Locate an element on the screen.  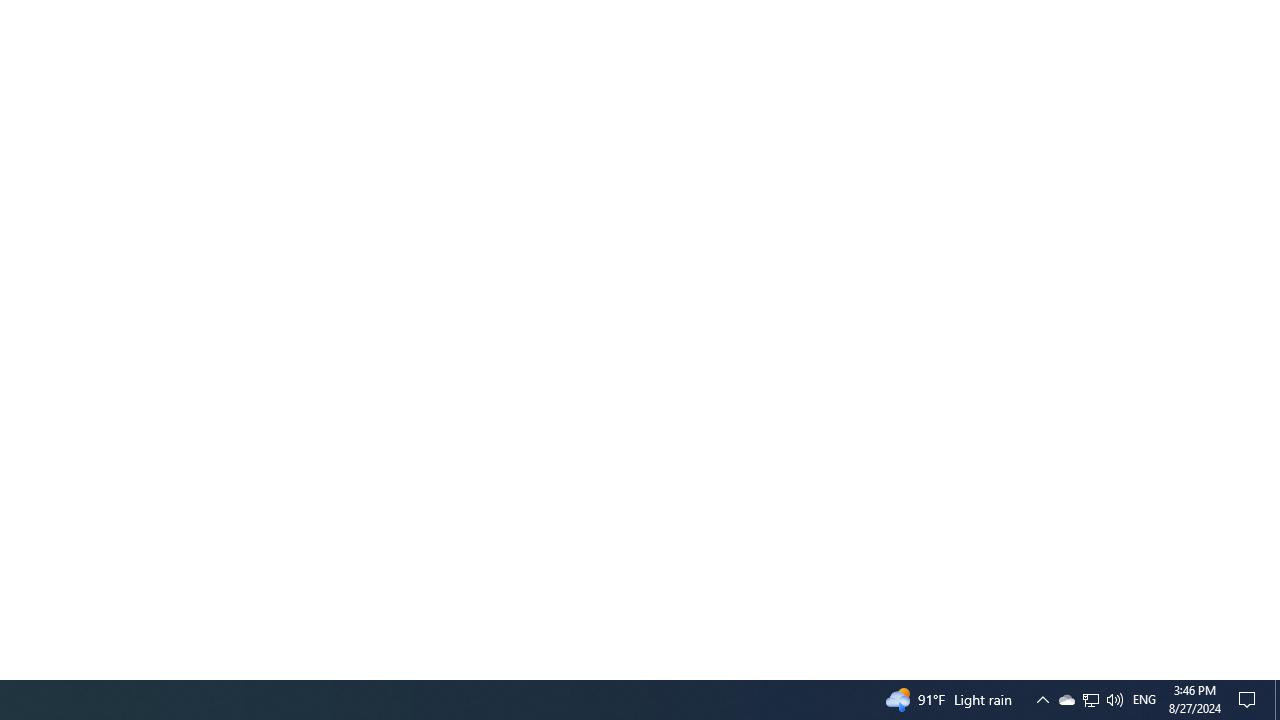
'Notification Chevron' is located at coordinates (1065, 698).